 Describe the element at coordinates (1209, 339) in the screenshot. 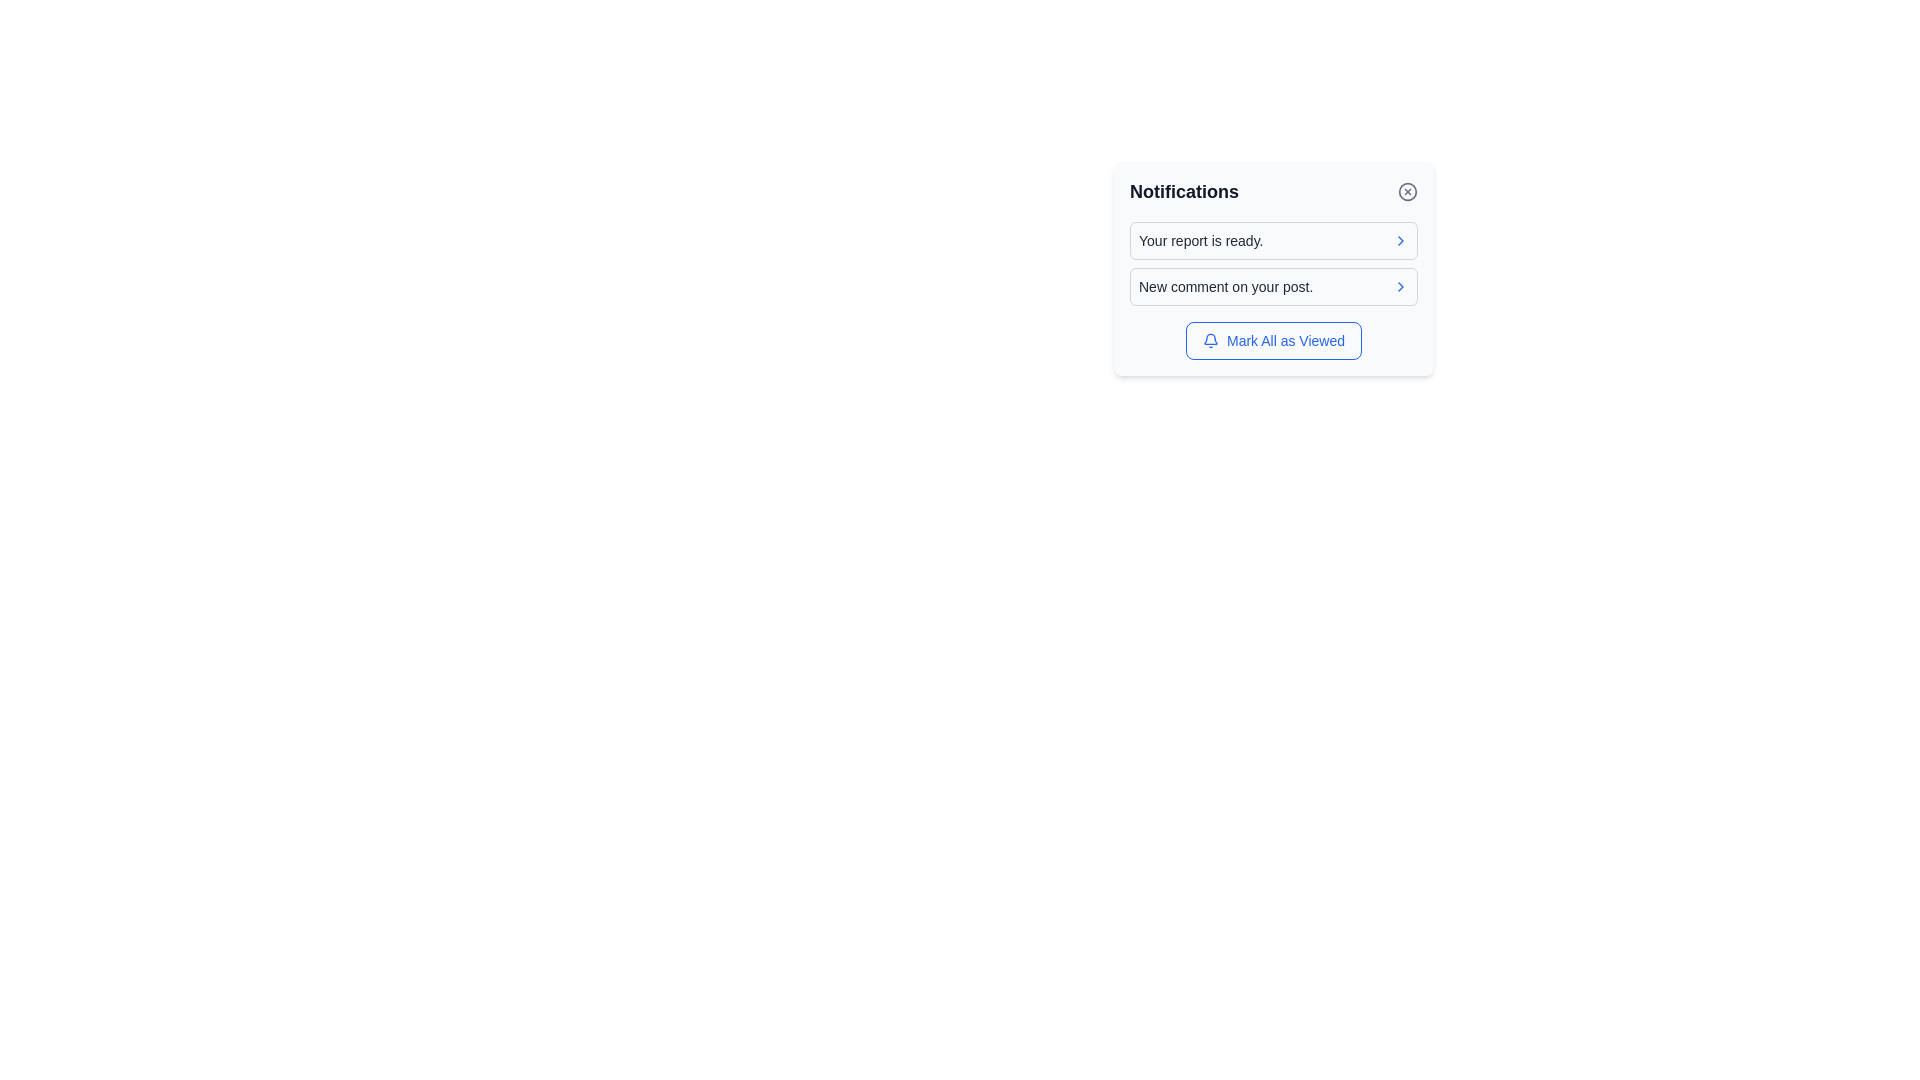

I see `the bell icon located on the left side of the 'Mark All as Viewed' button in the notification panel` at that location.